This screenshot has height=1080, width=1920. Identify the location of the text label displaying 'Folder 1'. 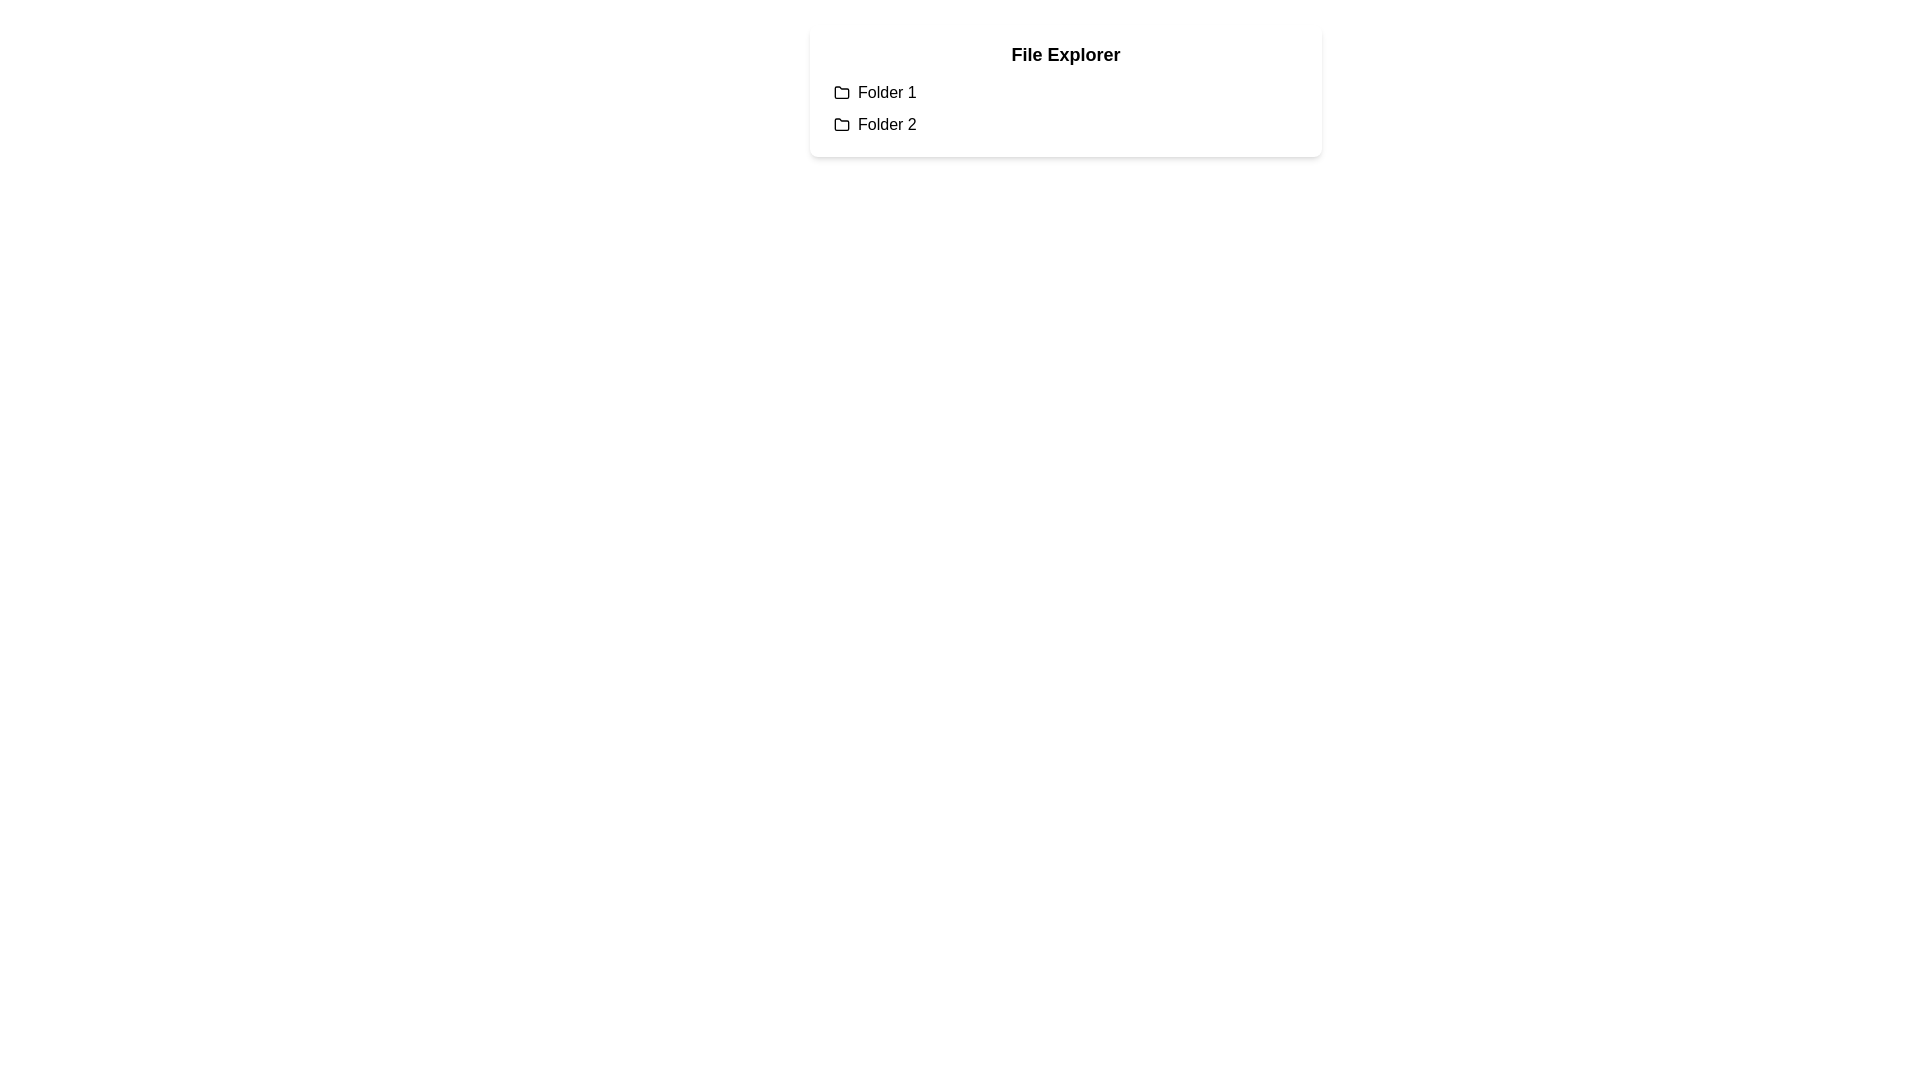
(886, 92).